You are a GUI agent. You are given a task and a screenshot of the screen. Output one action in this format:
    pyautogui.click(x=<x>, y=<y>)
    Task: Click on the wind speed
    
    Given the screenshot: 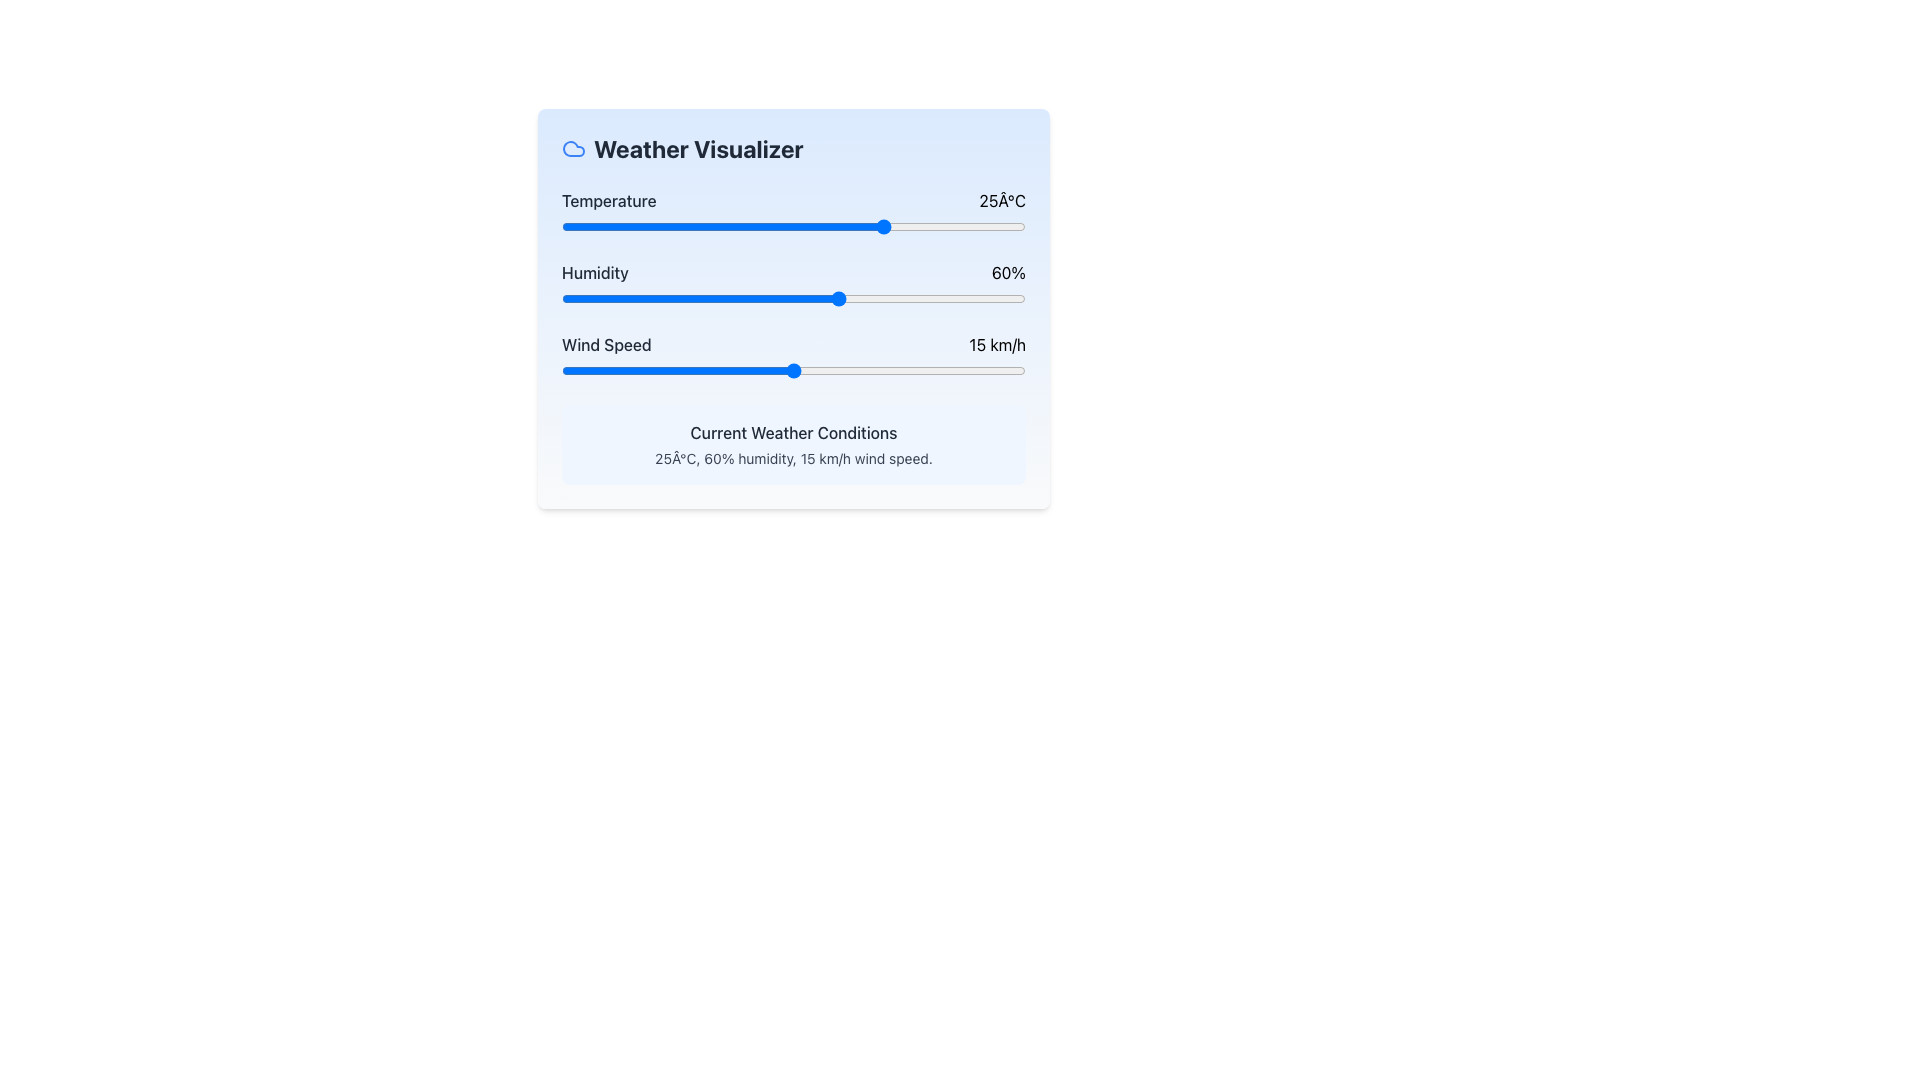 What is the action you would take?
    pyautogui.click(x=670, y=370)
    